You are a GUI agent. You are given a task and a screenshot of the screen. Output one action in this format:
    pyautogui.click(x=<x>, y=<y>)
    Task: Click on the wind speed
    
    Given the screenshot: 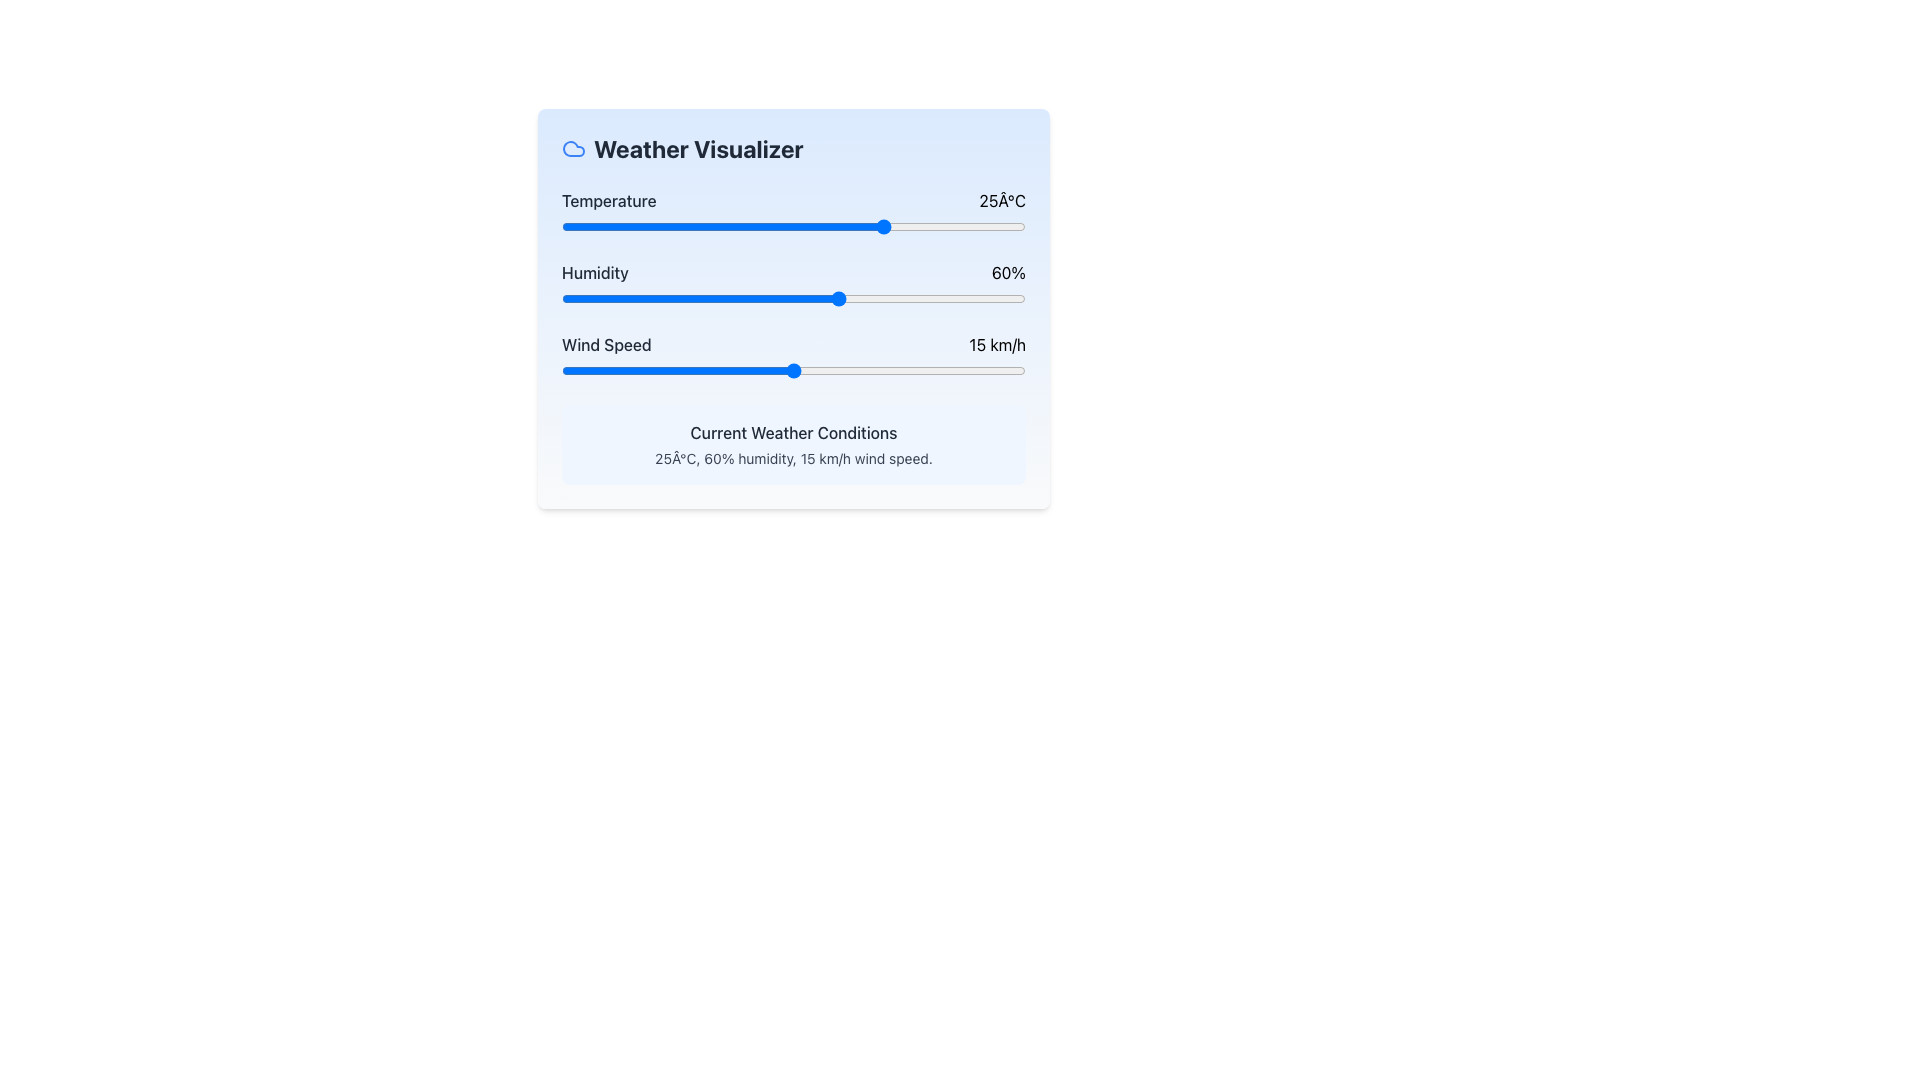 What is the action you would take?
    pyautogui.click(x=670, y=370)
    